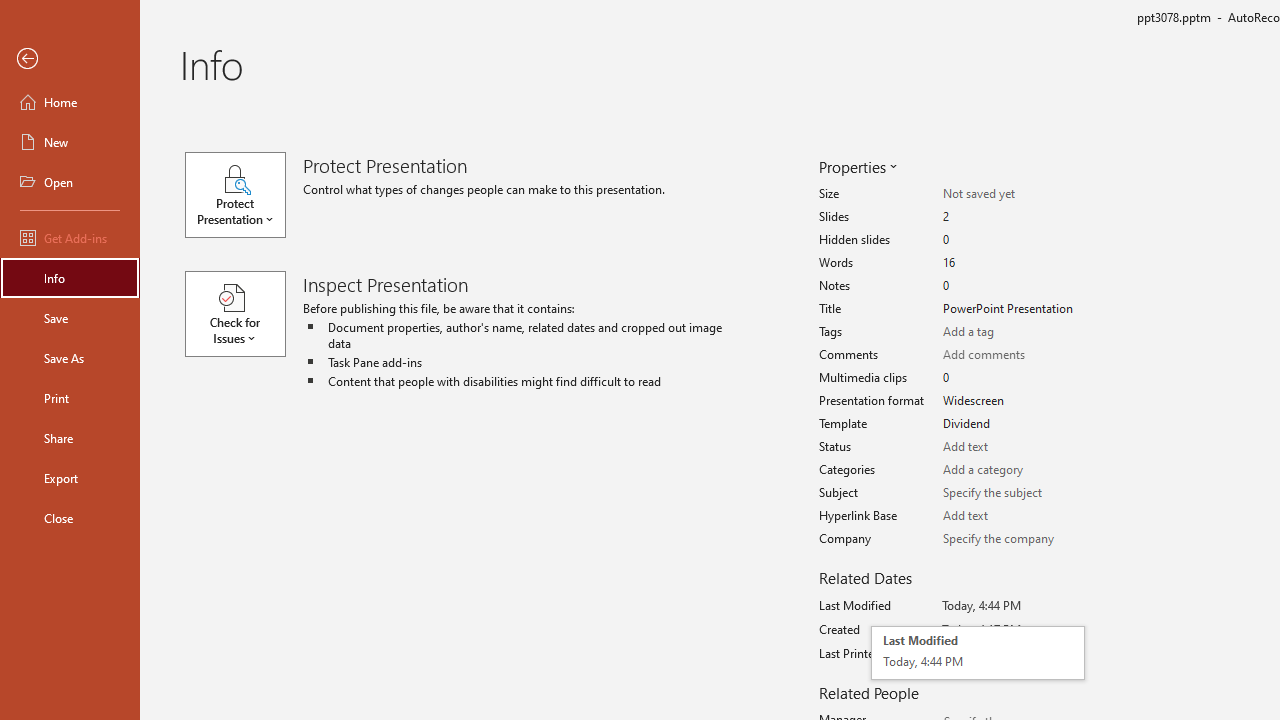 This screenshot has width=1280, height=720. Describe the element at coordinates (1012, 239) in the screenshot. I see `'Hidden slides'` at that location.